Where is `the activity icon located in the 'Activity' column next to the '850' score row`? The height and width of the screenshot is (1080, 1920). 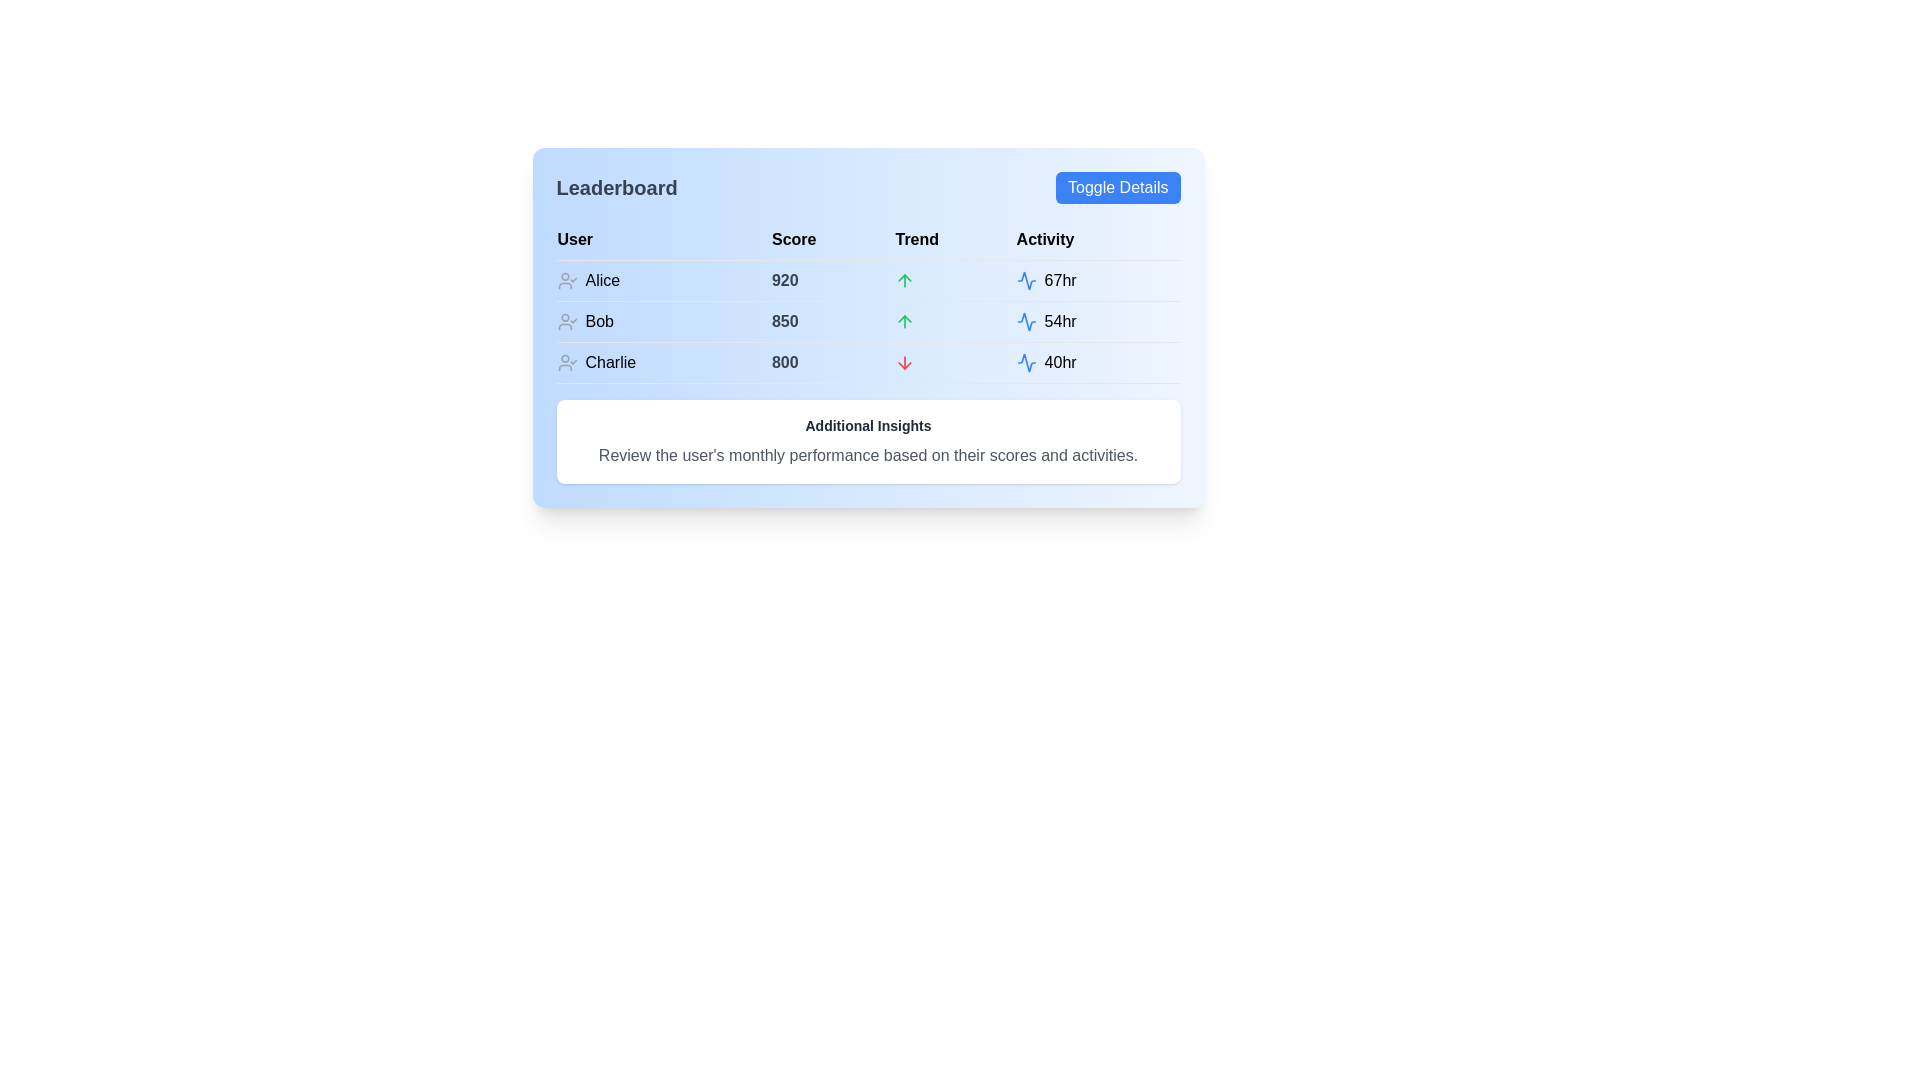 the activity icon located in the 'Activity' column next to the '850' score row is located at coordinates (1026, 362).